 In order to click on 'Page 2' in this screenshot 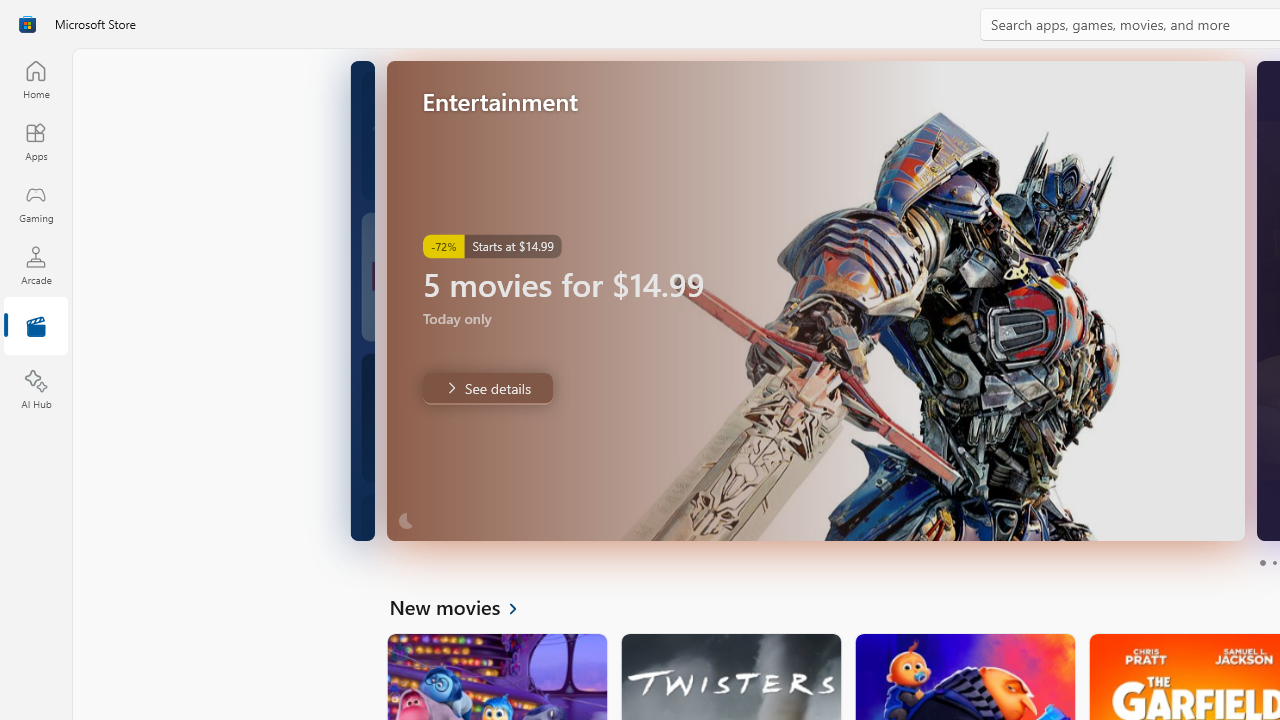, I will do `click(1273, 563)`.